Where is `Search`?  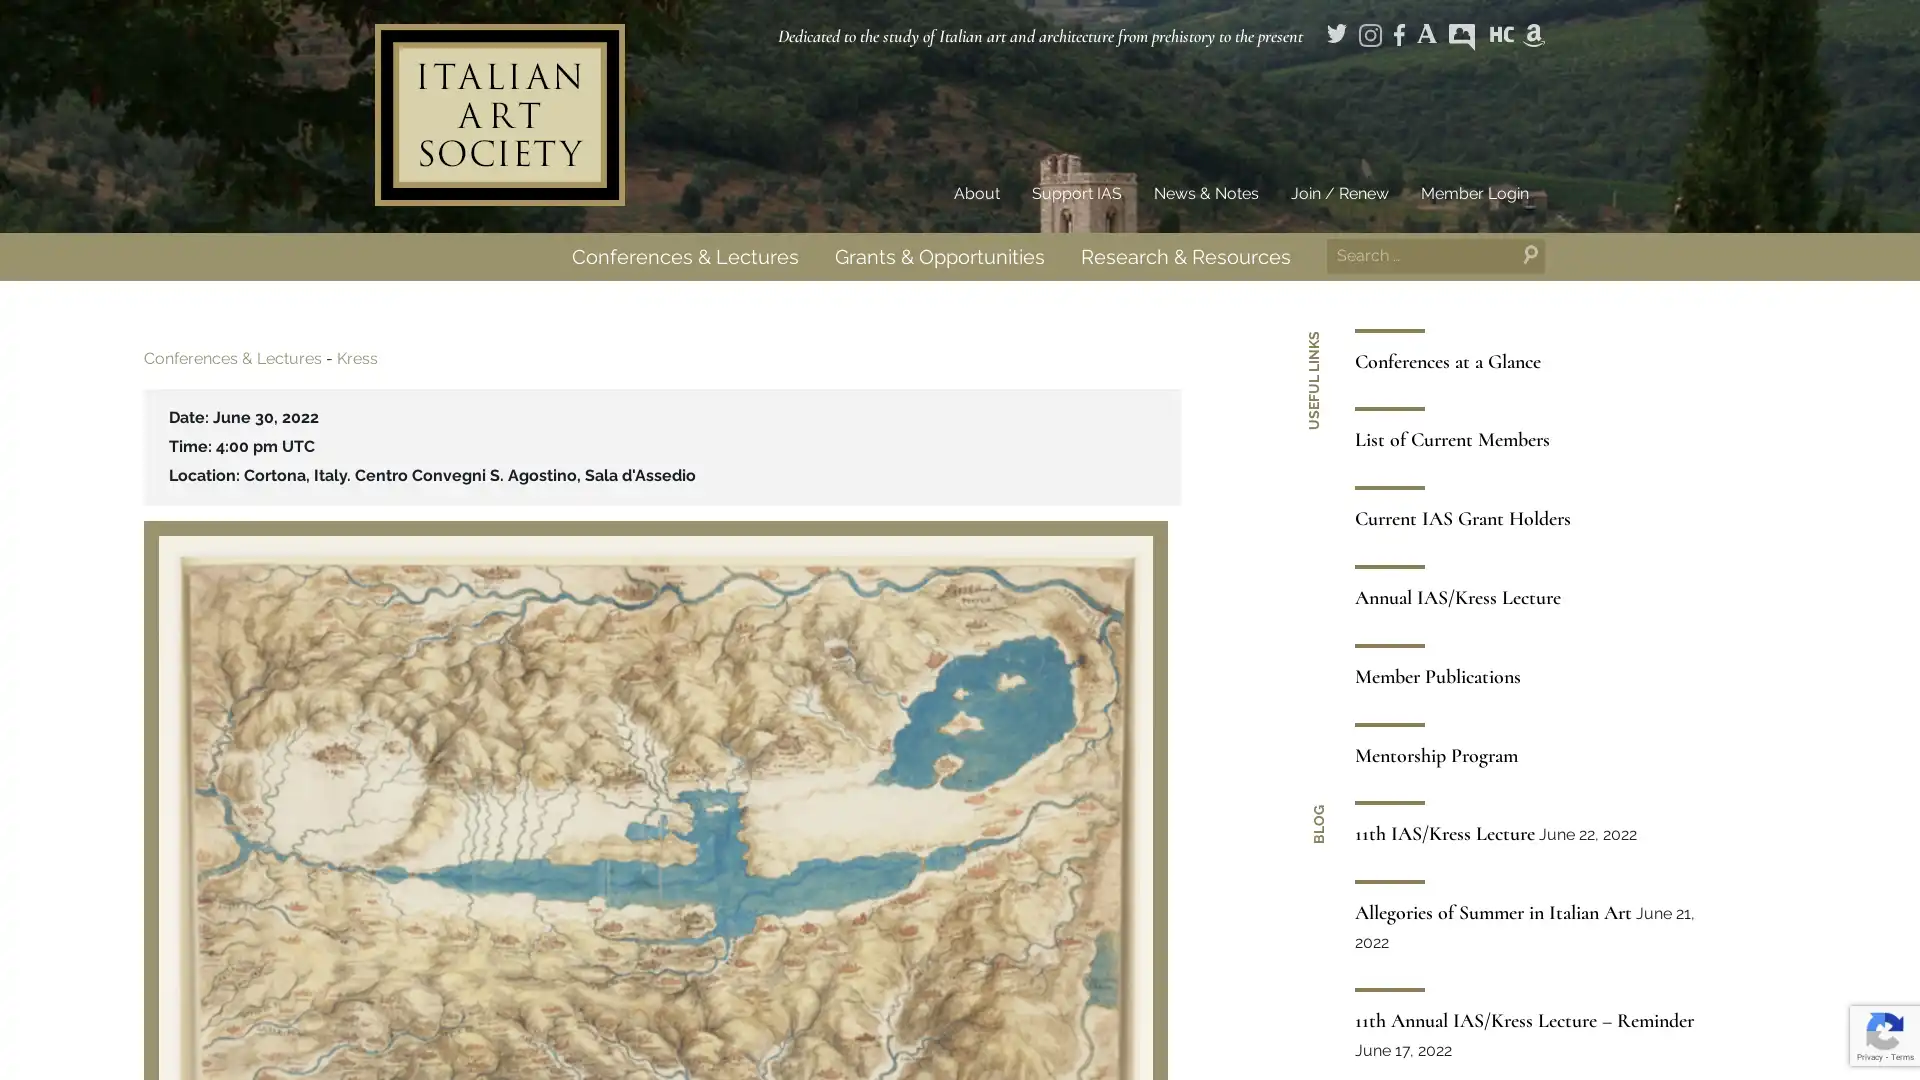
Search is located at coordinates (1528, 253).